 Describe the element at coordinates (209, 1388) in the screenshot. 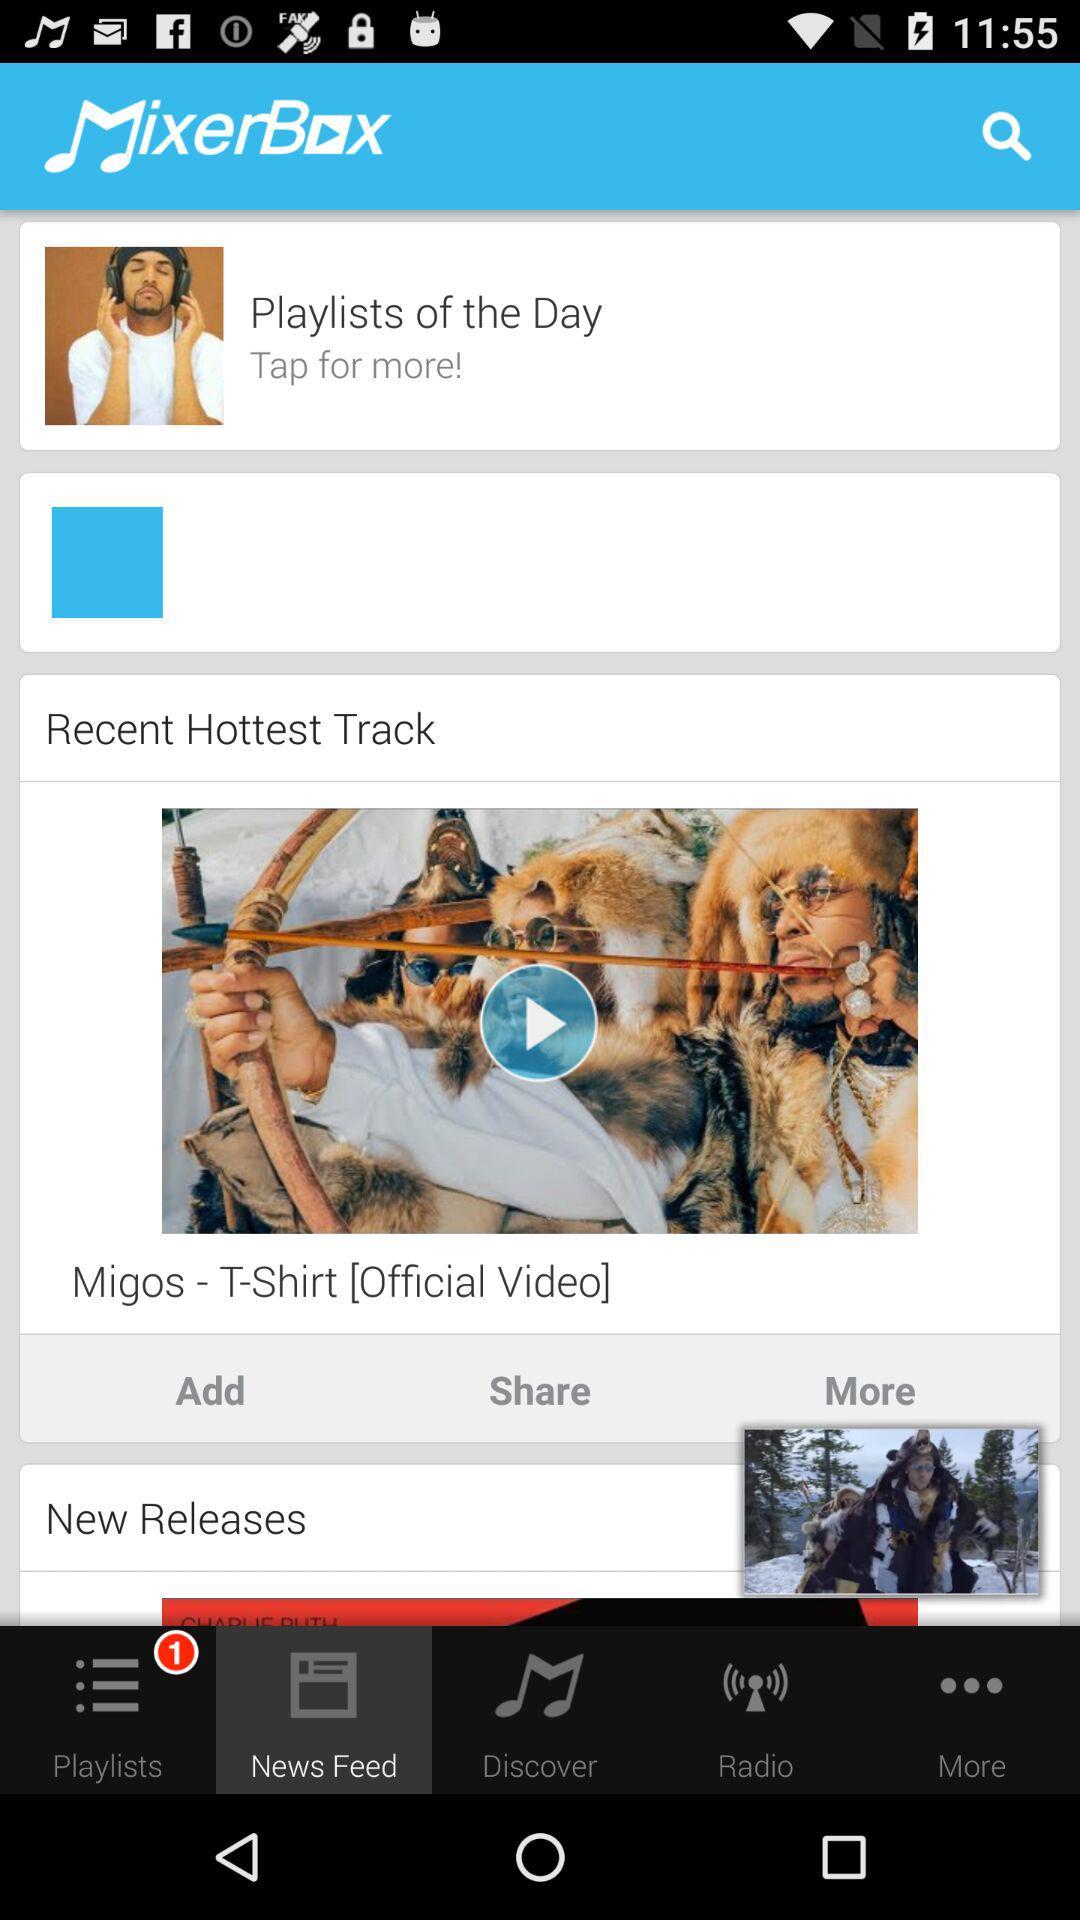

I see `add` at that location.